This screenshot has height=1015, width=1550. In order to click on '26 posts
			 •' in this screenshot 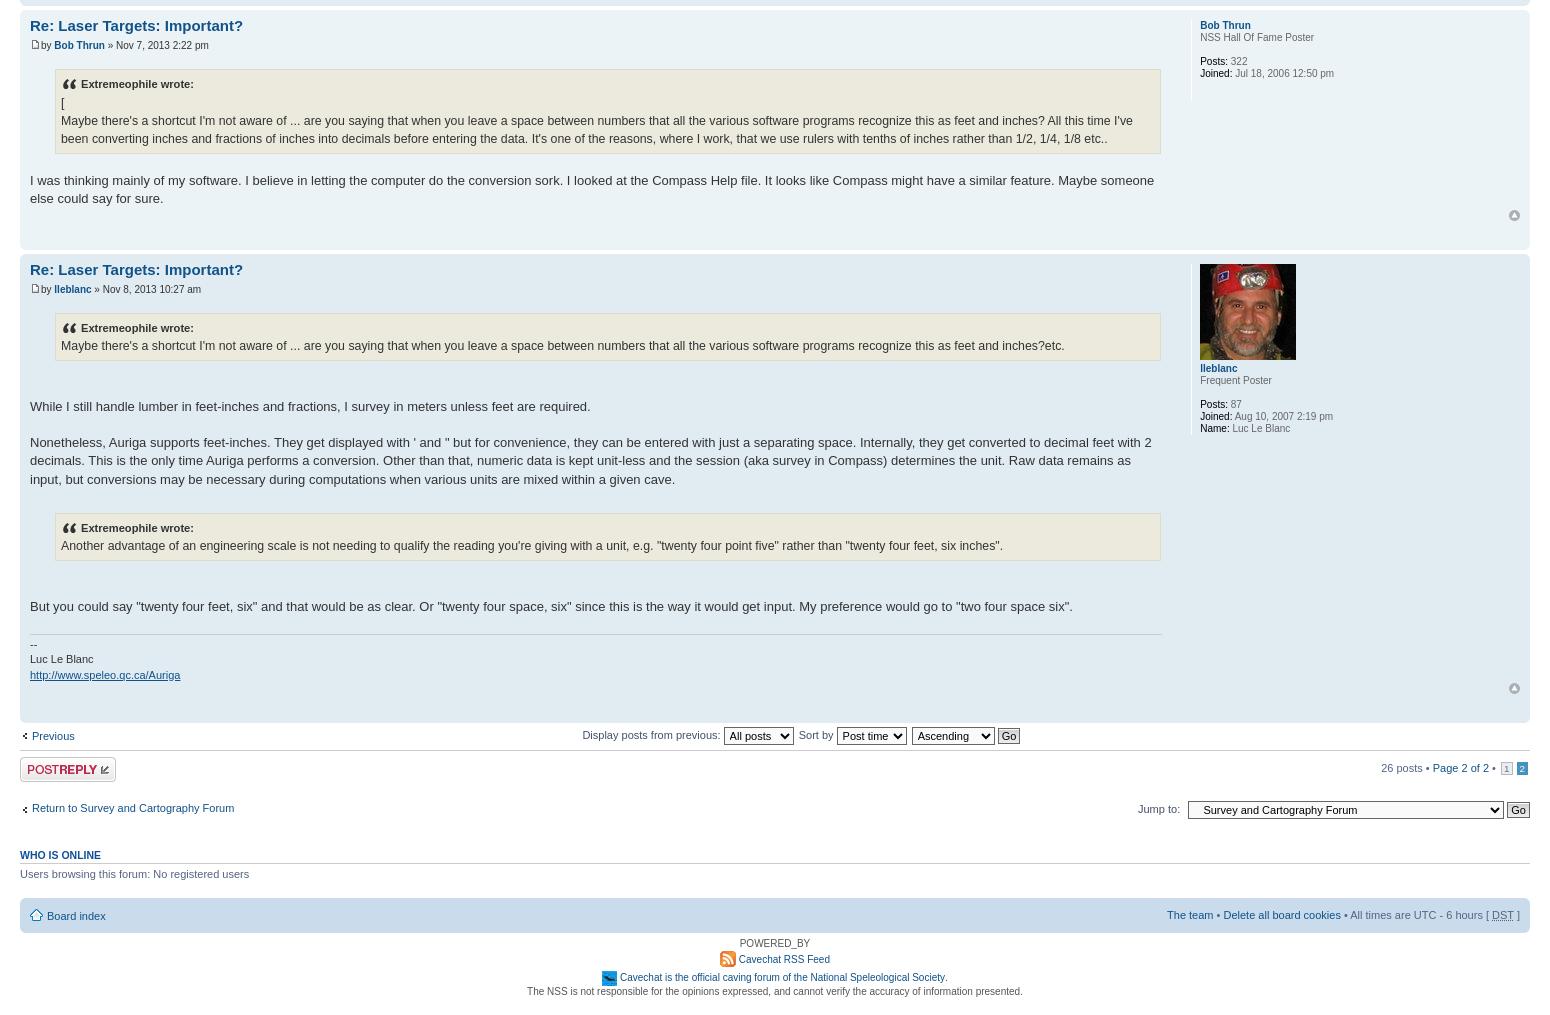, I will do `click(1405, 766)`.